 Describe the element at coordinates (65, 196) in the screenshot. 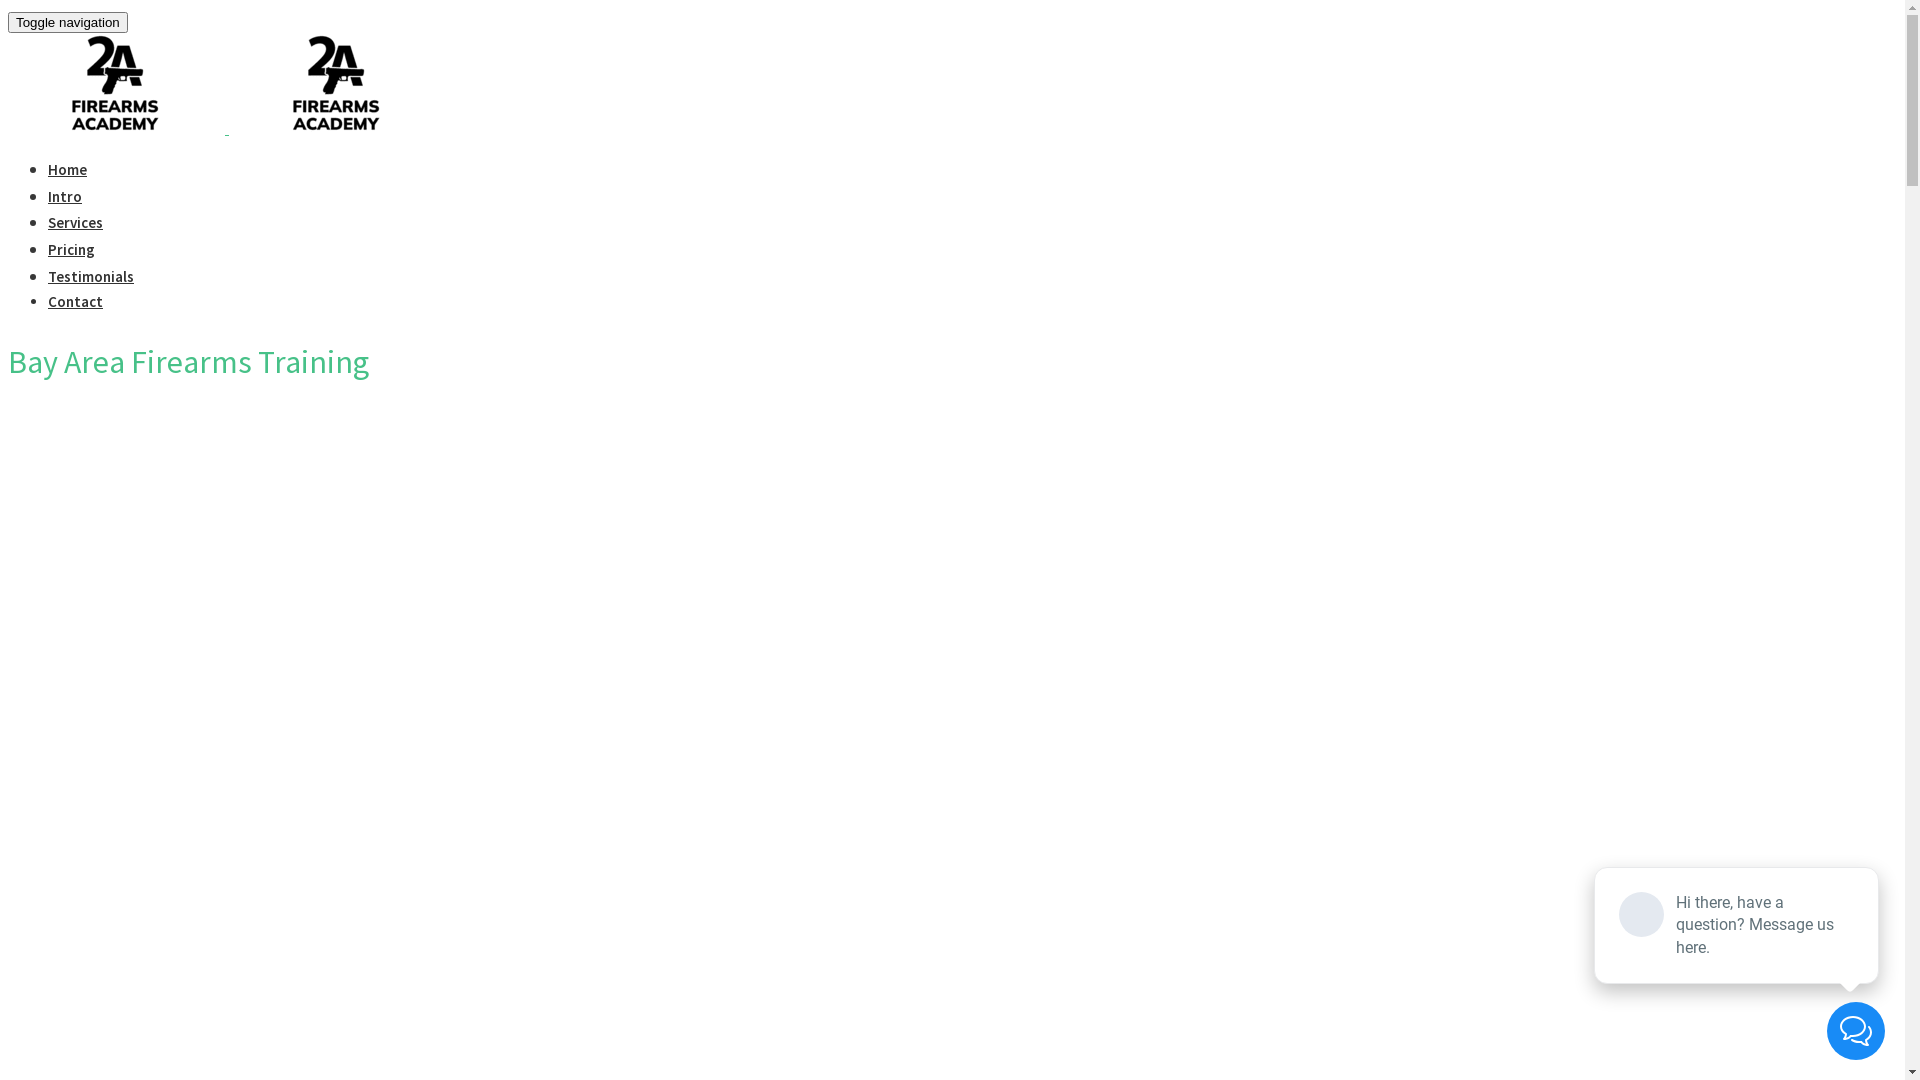

I see `'Intro'` at that location.